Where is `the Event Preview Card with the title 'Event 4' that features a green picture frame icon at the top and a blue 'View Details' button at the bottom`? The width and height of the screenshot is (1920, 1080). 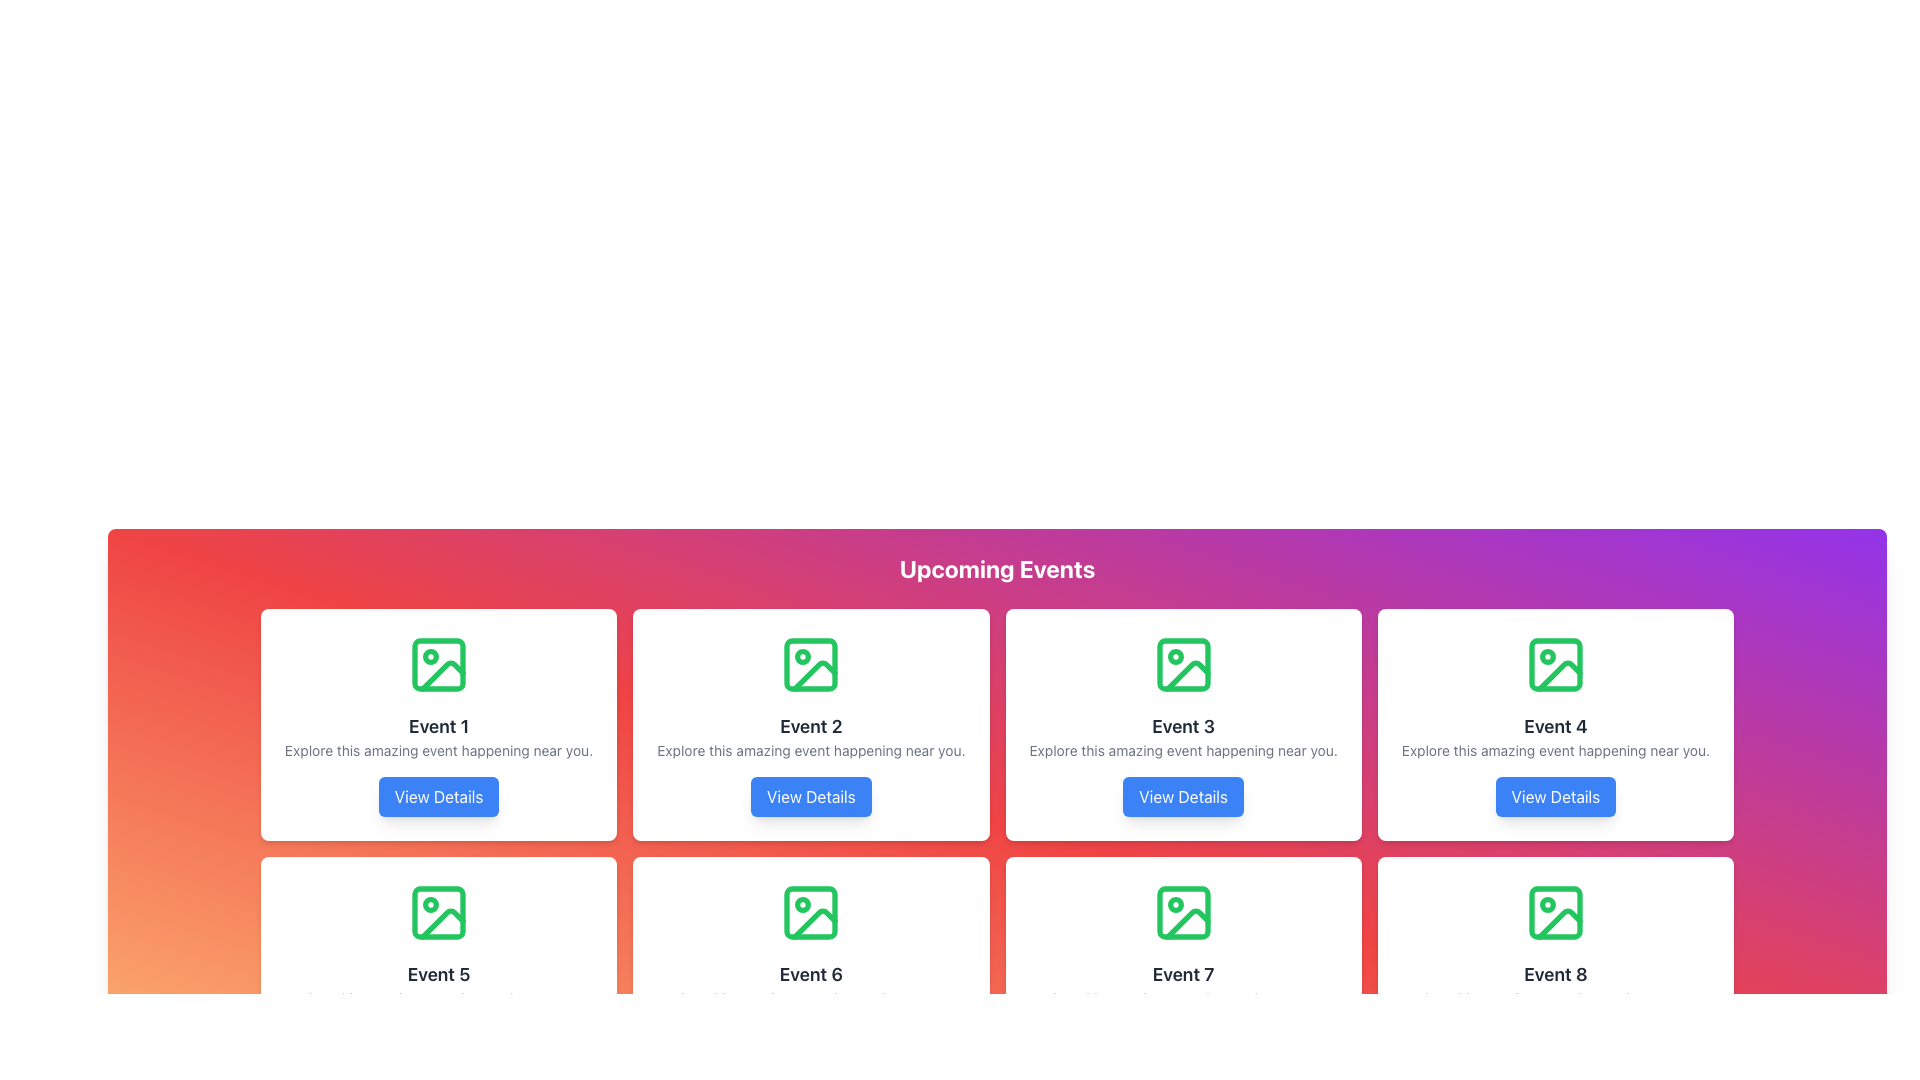 the Event Preview Card with the title 'Event 4' that features a green picture frame icon at the top and a blue 'View Details' button at the bottom is located at coordinates (1554, 725).